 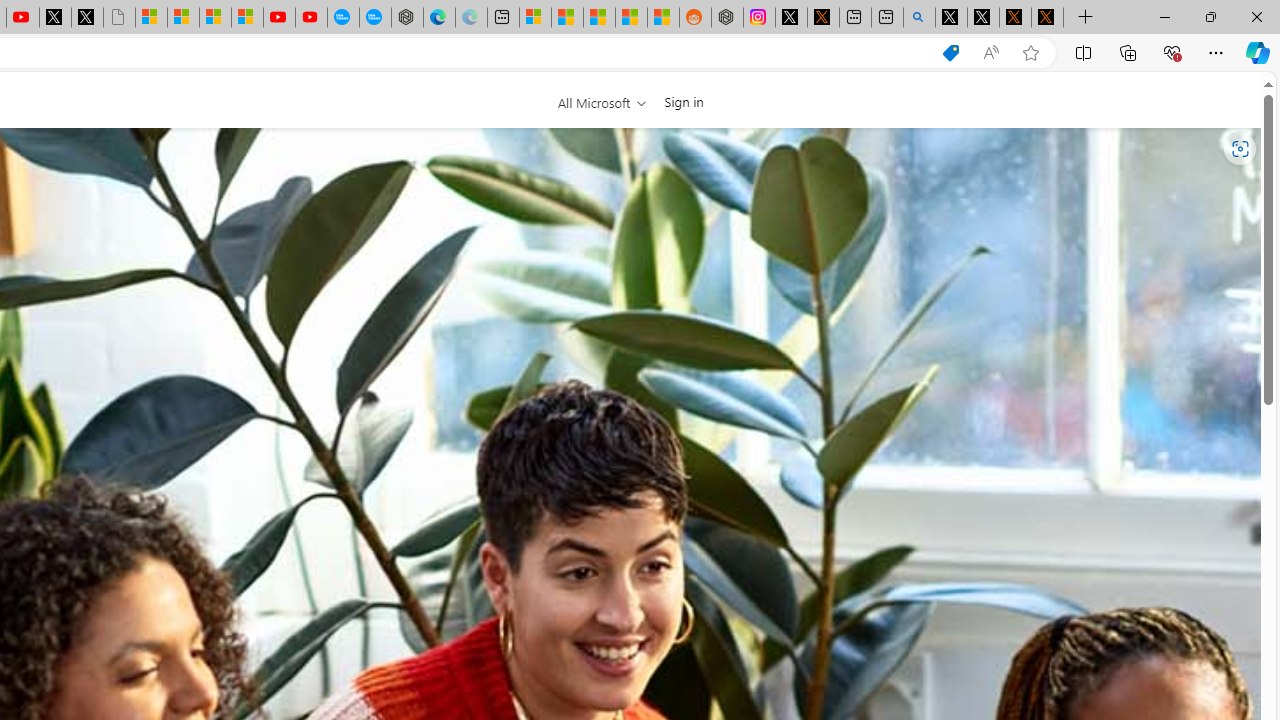 I want to click on 'Sign in', so click(x=684, y=101).